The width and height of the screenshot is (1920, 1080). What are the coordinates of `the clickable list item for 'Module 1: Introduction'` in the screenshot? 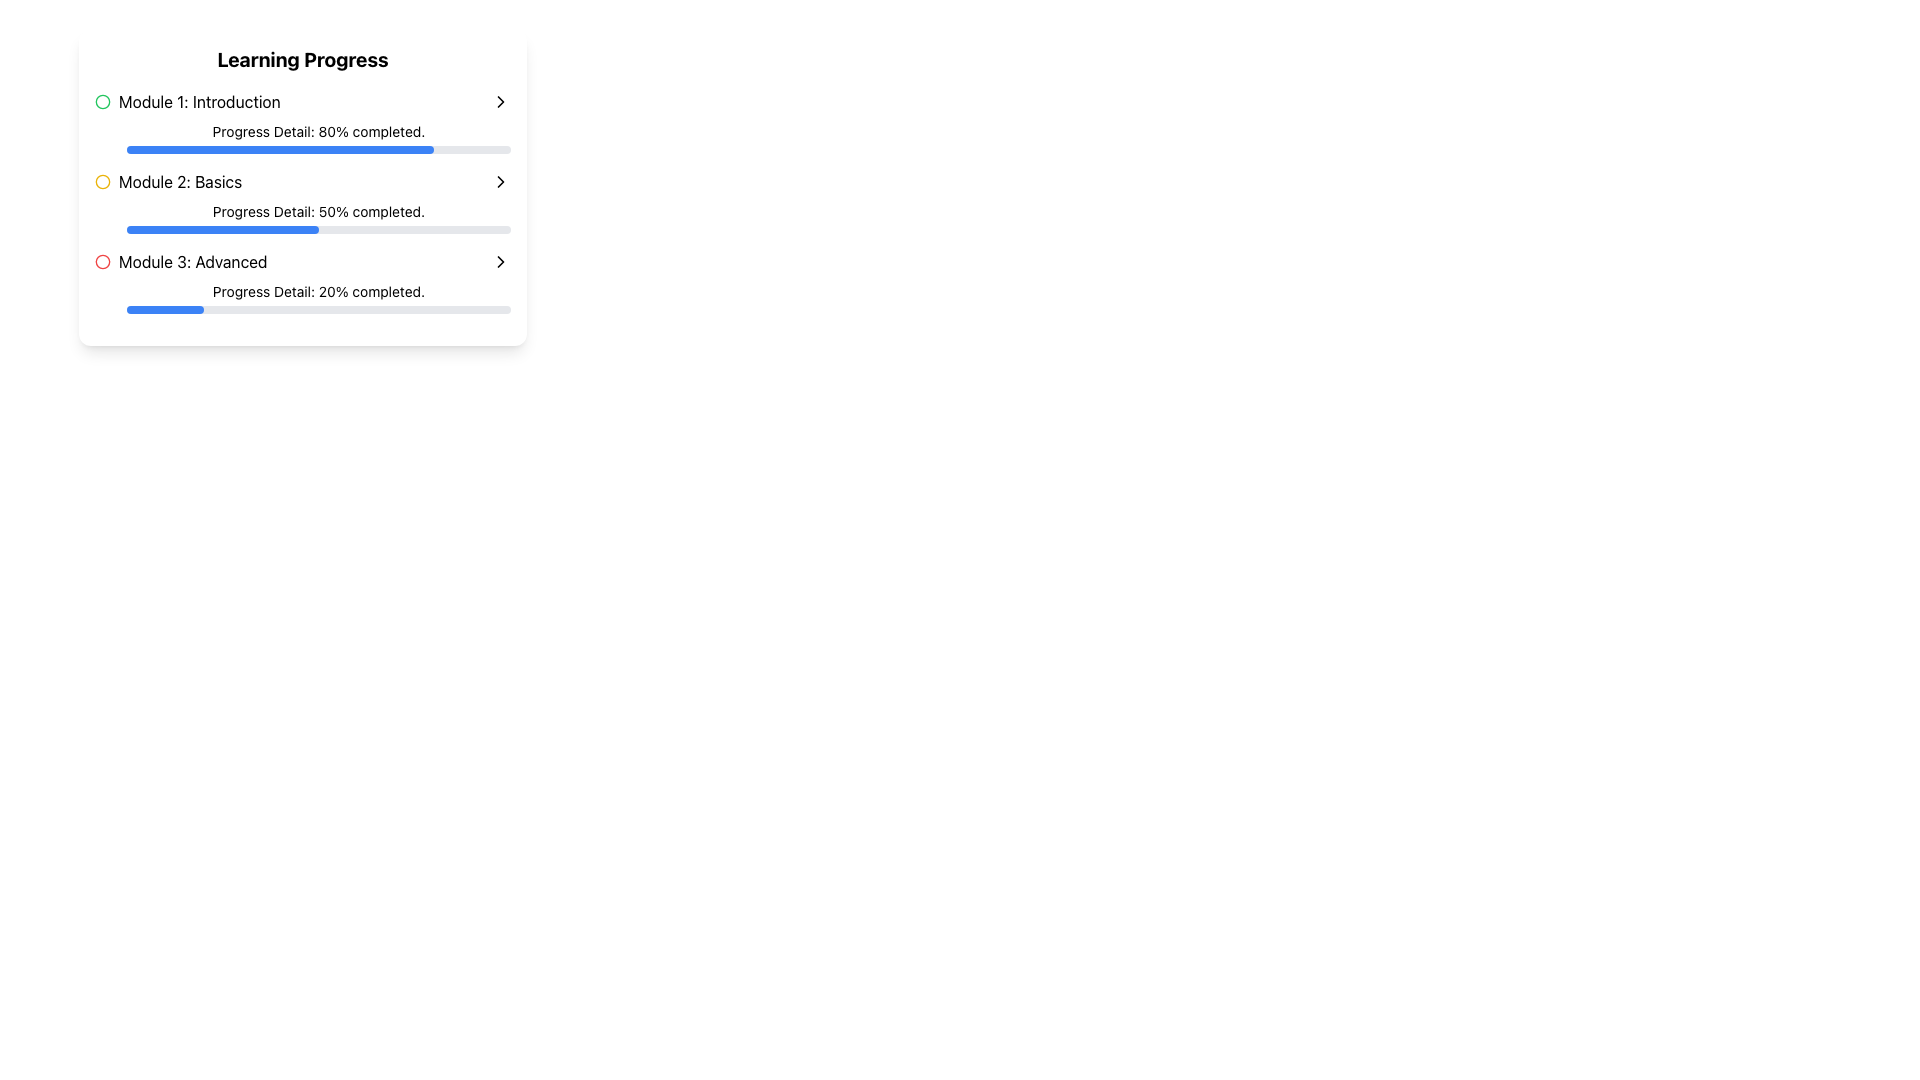 It's located at (301, 101).